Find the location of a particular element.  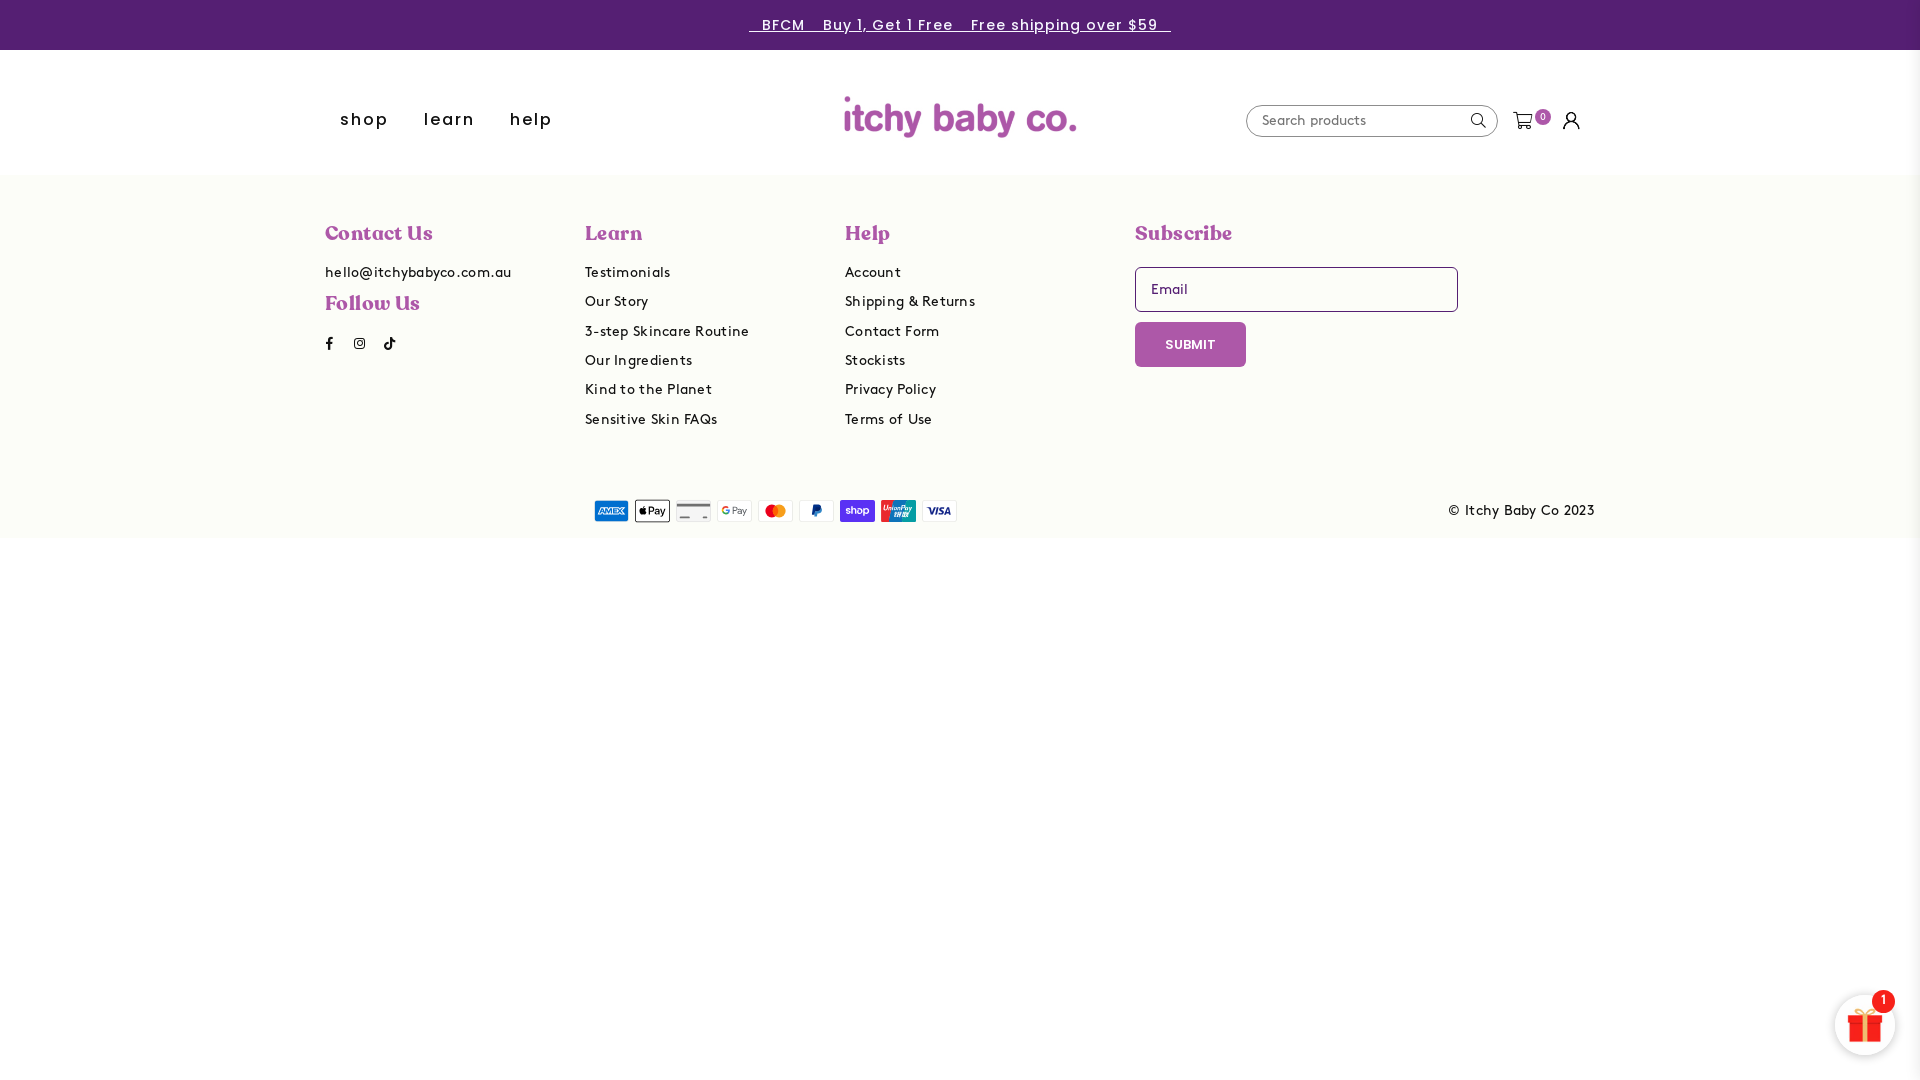

'TikTok' is located at coordinates (374, 342).